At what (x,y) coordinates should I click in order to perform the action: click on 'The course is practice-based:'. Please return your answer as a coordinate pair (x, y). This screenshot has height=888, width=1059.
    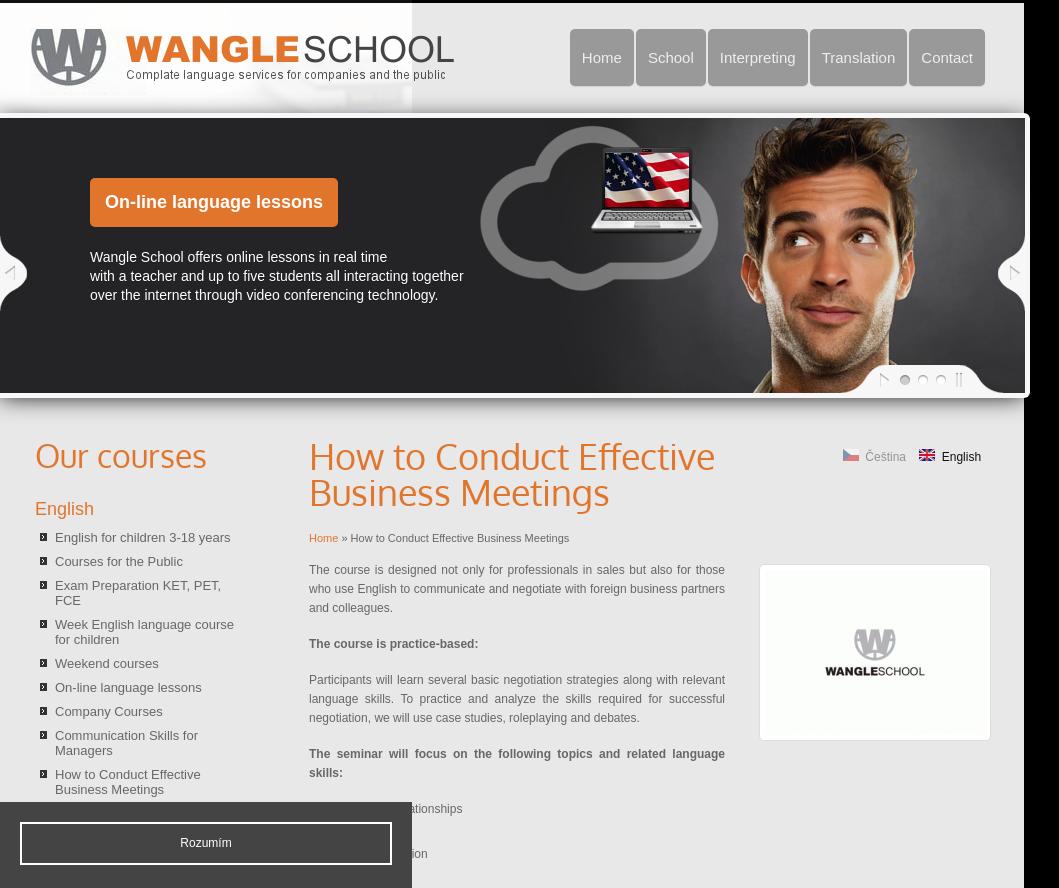
    Looking at the image, I should click on (309, 642).